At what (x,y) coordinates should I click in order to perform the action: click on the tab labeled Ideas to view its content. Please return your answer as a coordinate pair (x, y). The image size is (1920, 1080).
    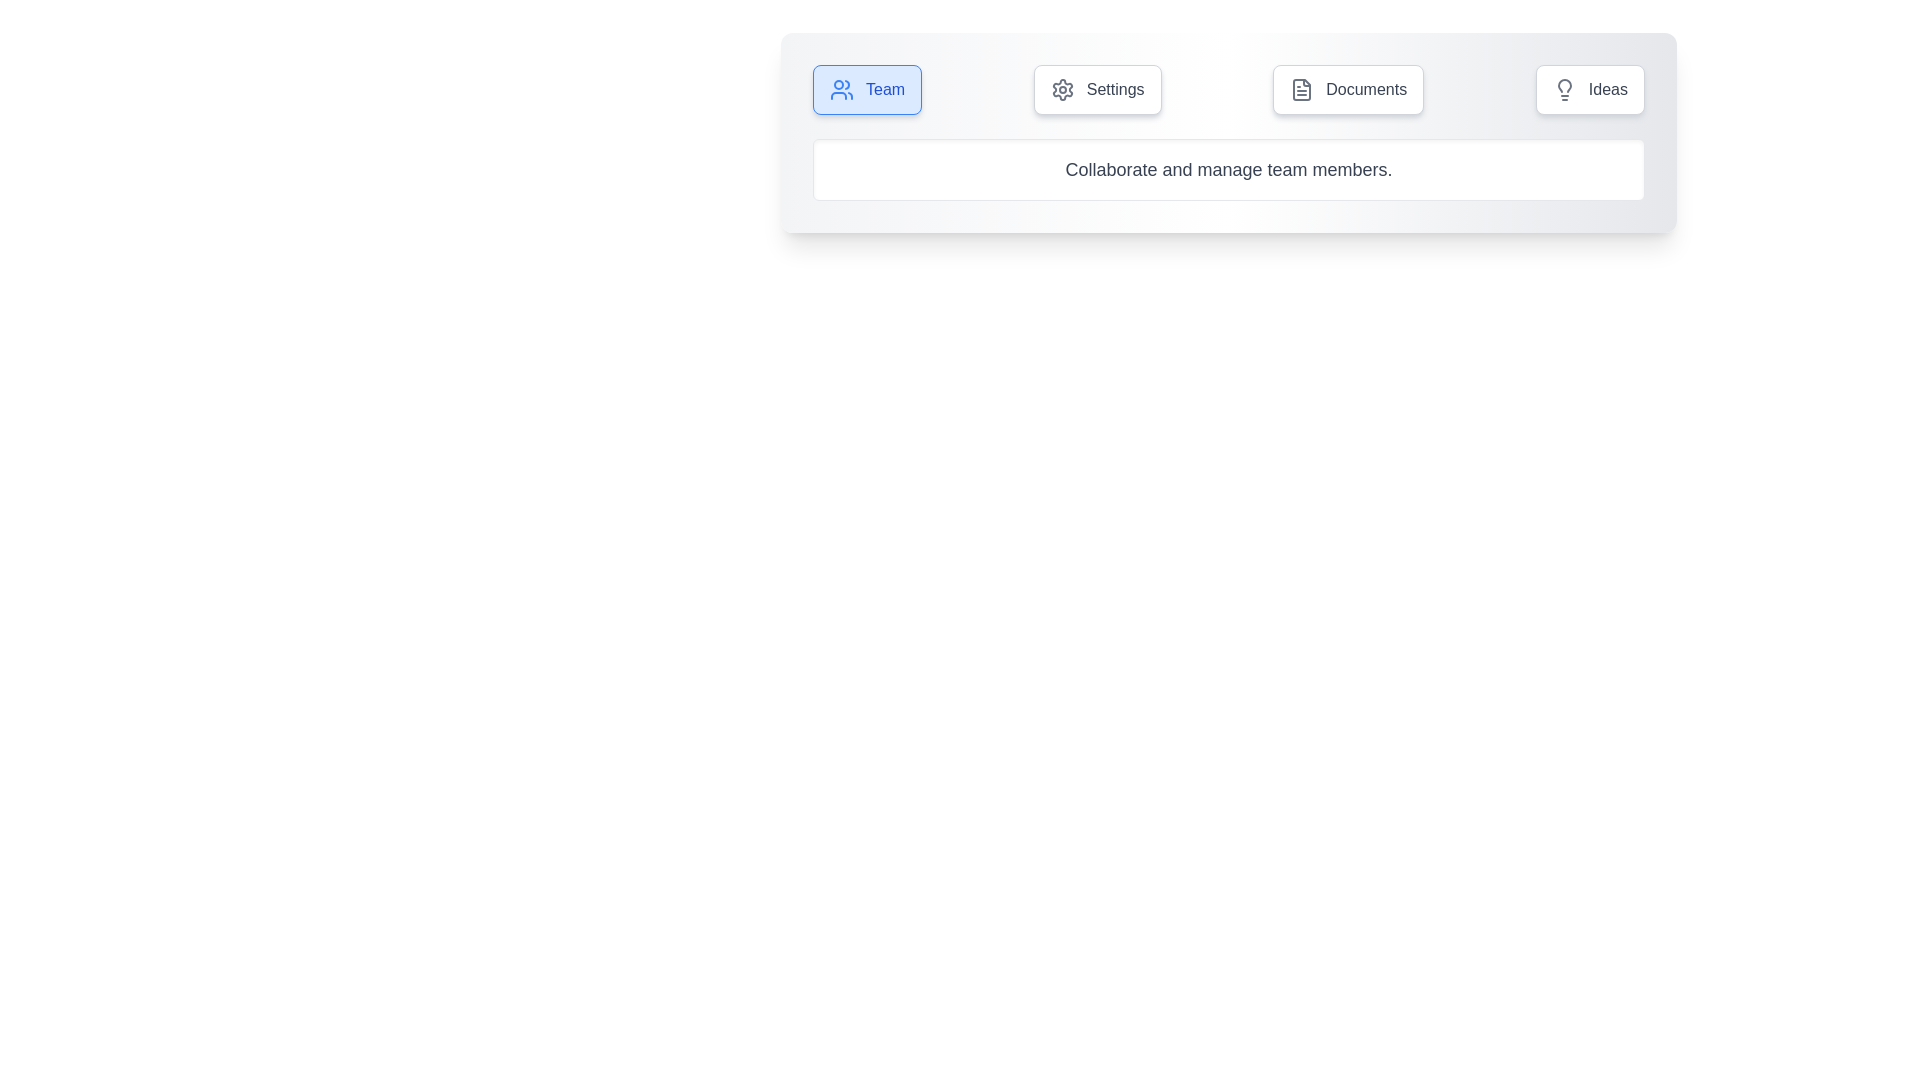
    Looking at the image, I should click on (1589, 88).